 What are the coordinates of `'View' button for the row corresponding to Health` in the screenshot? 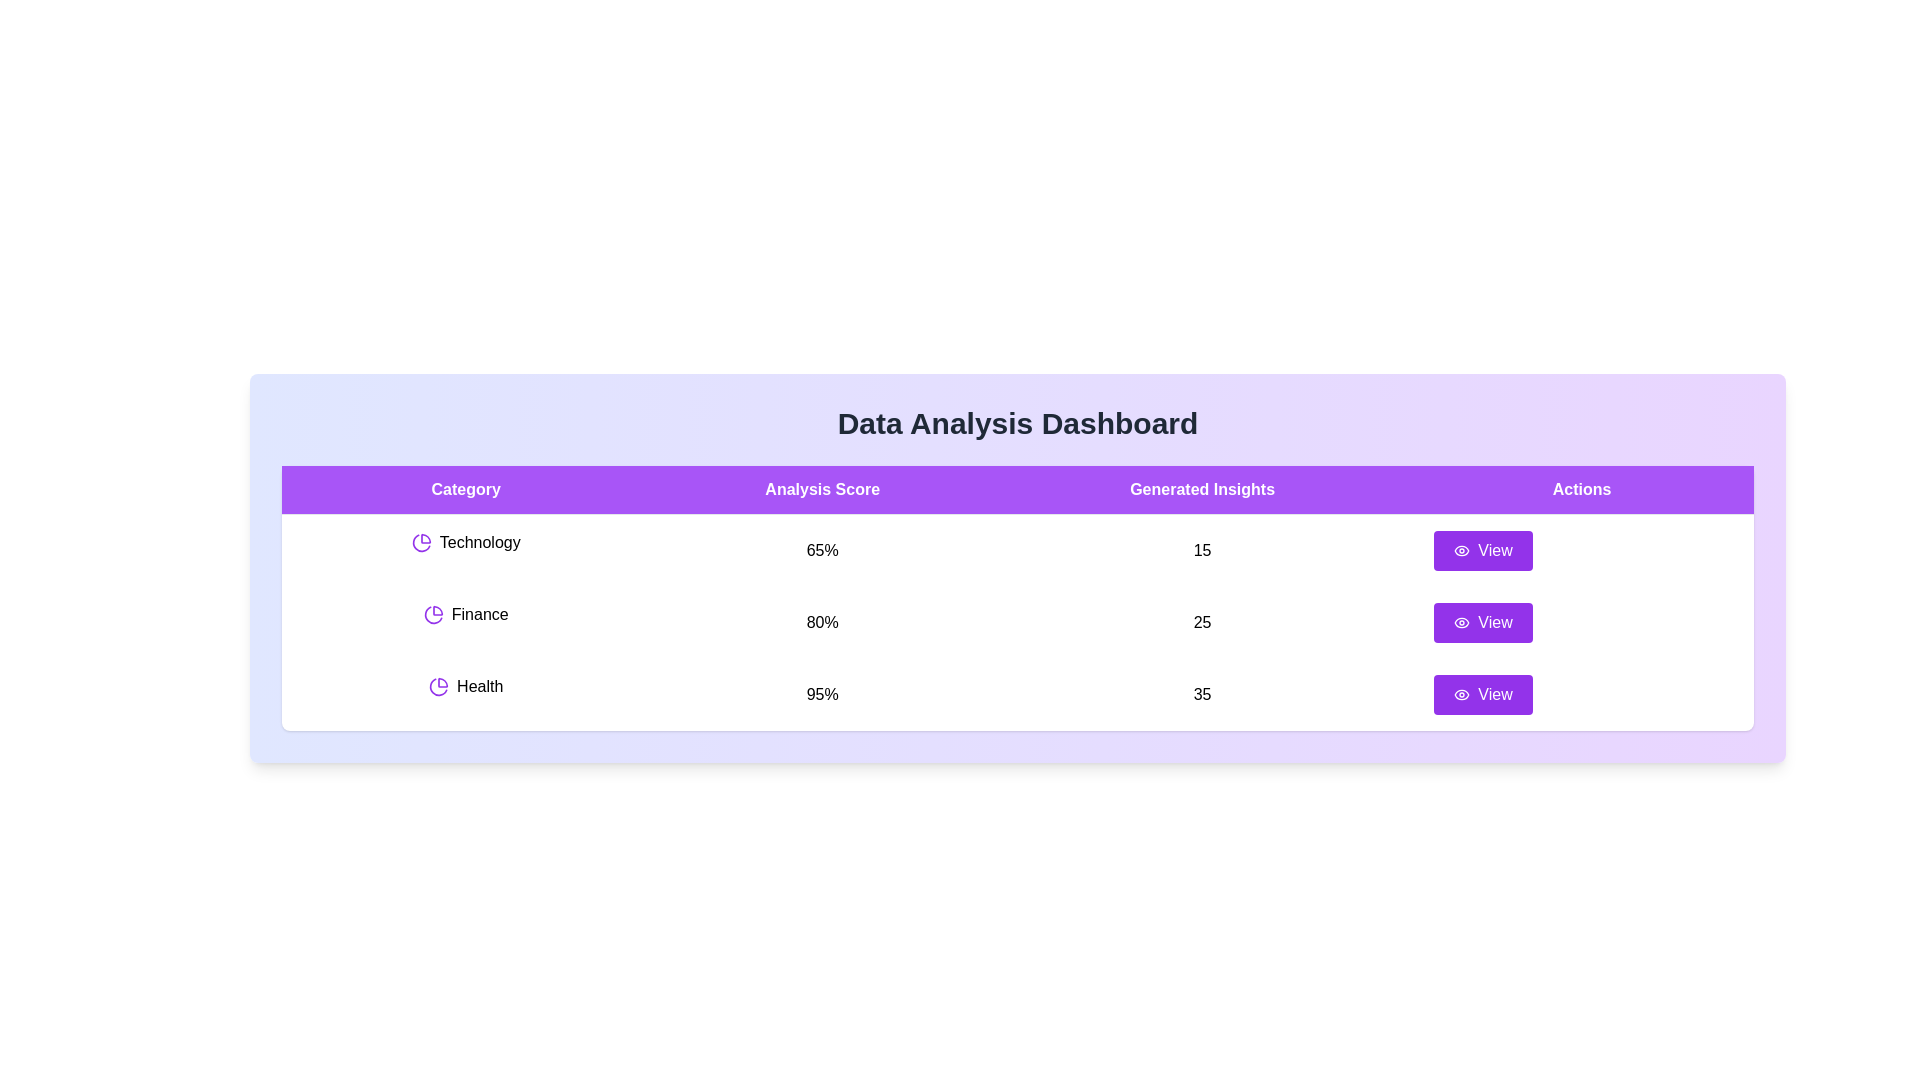 It's located at (1483, 693).